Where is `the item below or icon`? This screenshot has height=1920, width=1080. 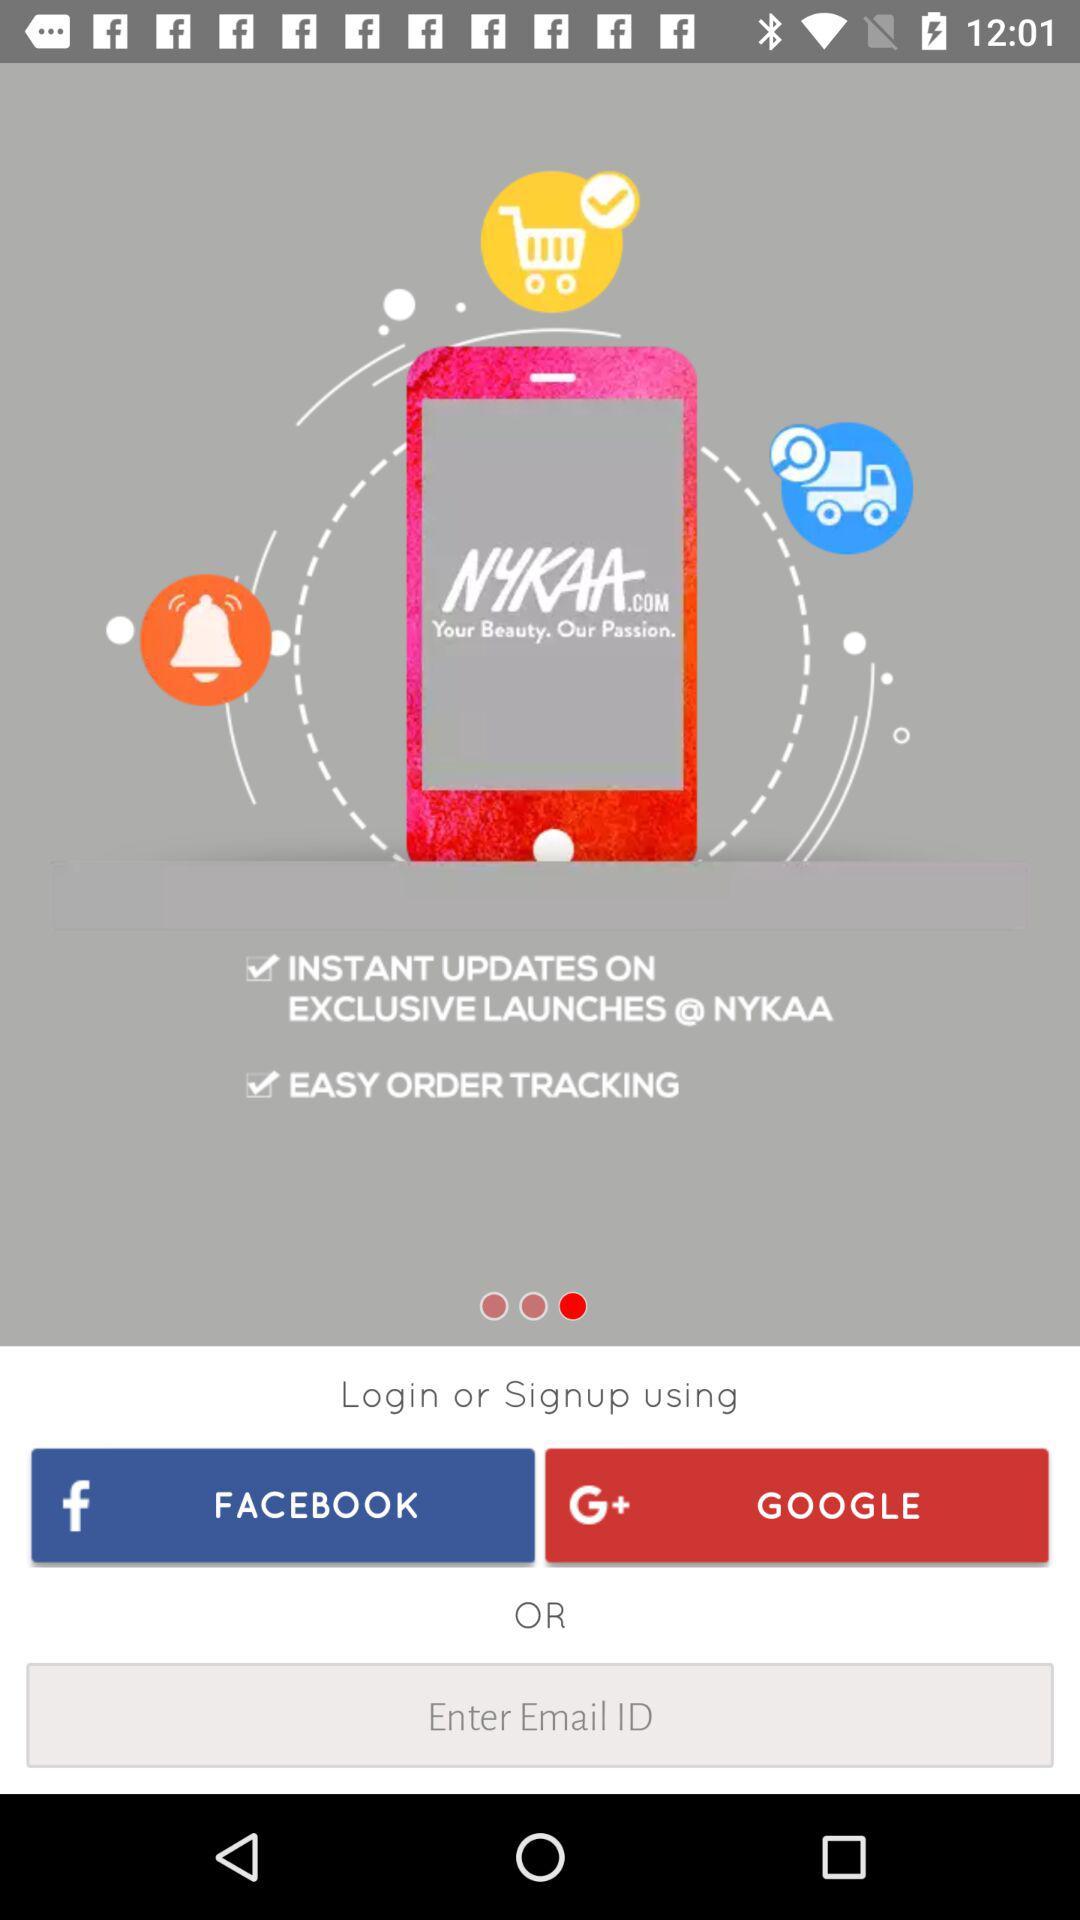 the item below or icon is located at coordinates (540, 1714).